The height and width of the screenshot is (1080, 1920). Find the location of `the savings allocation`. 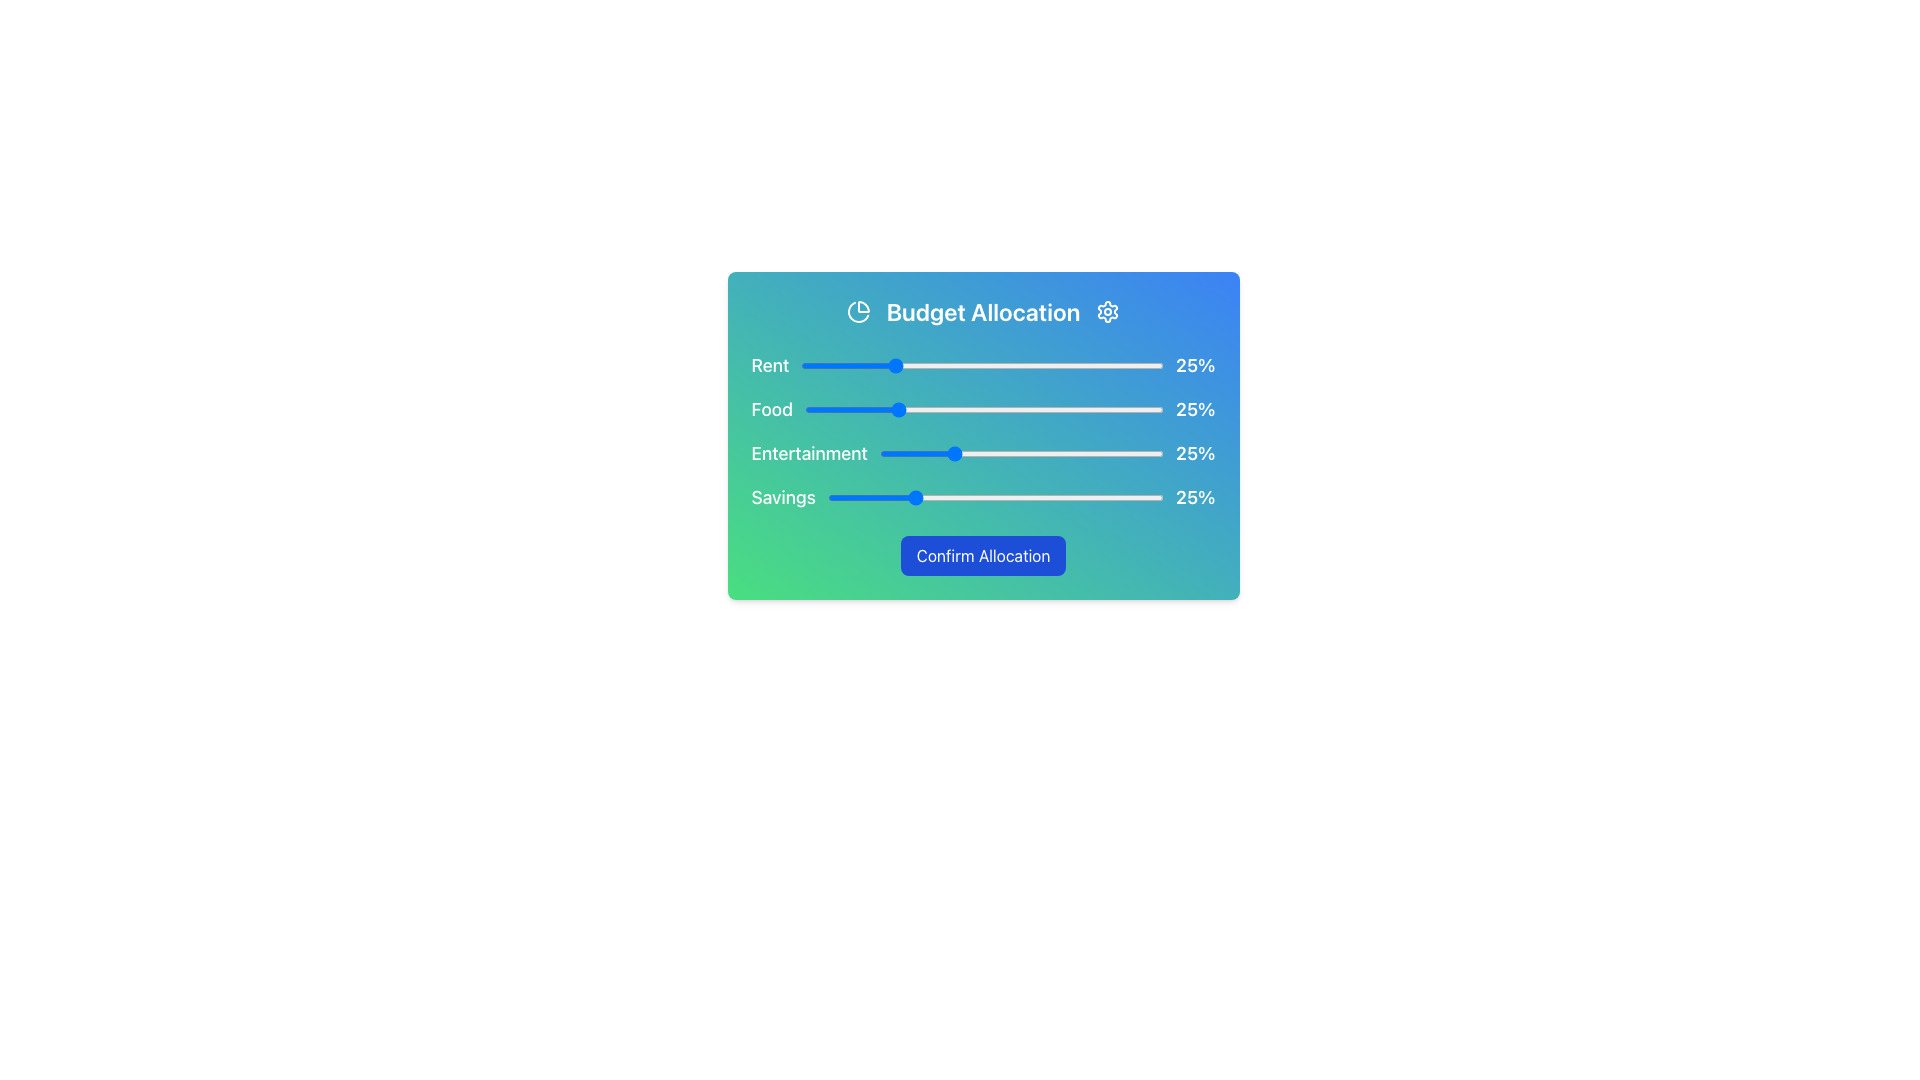

the savings allocation is located at coordinates (1157, 496).